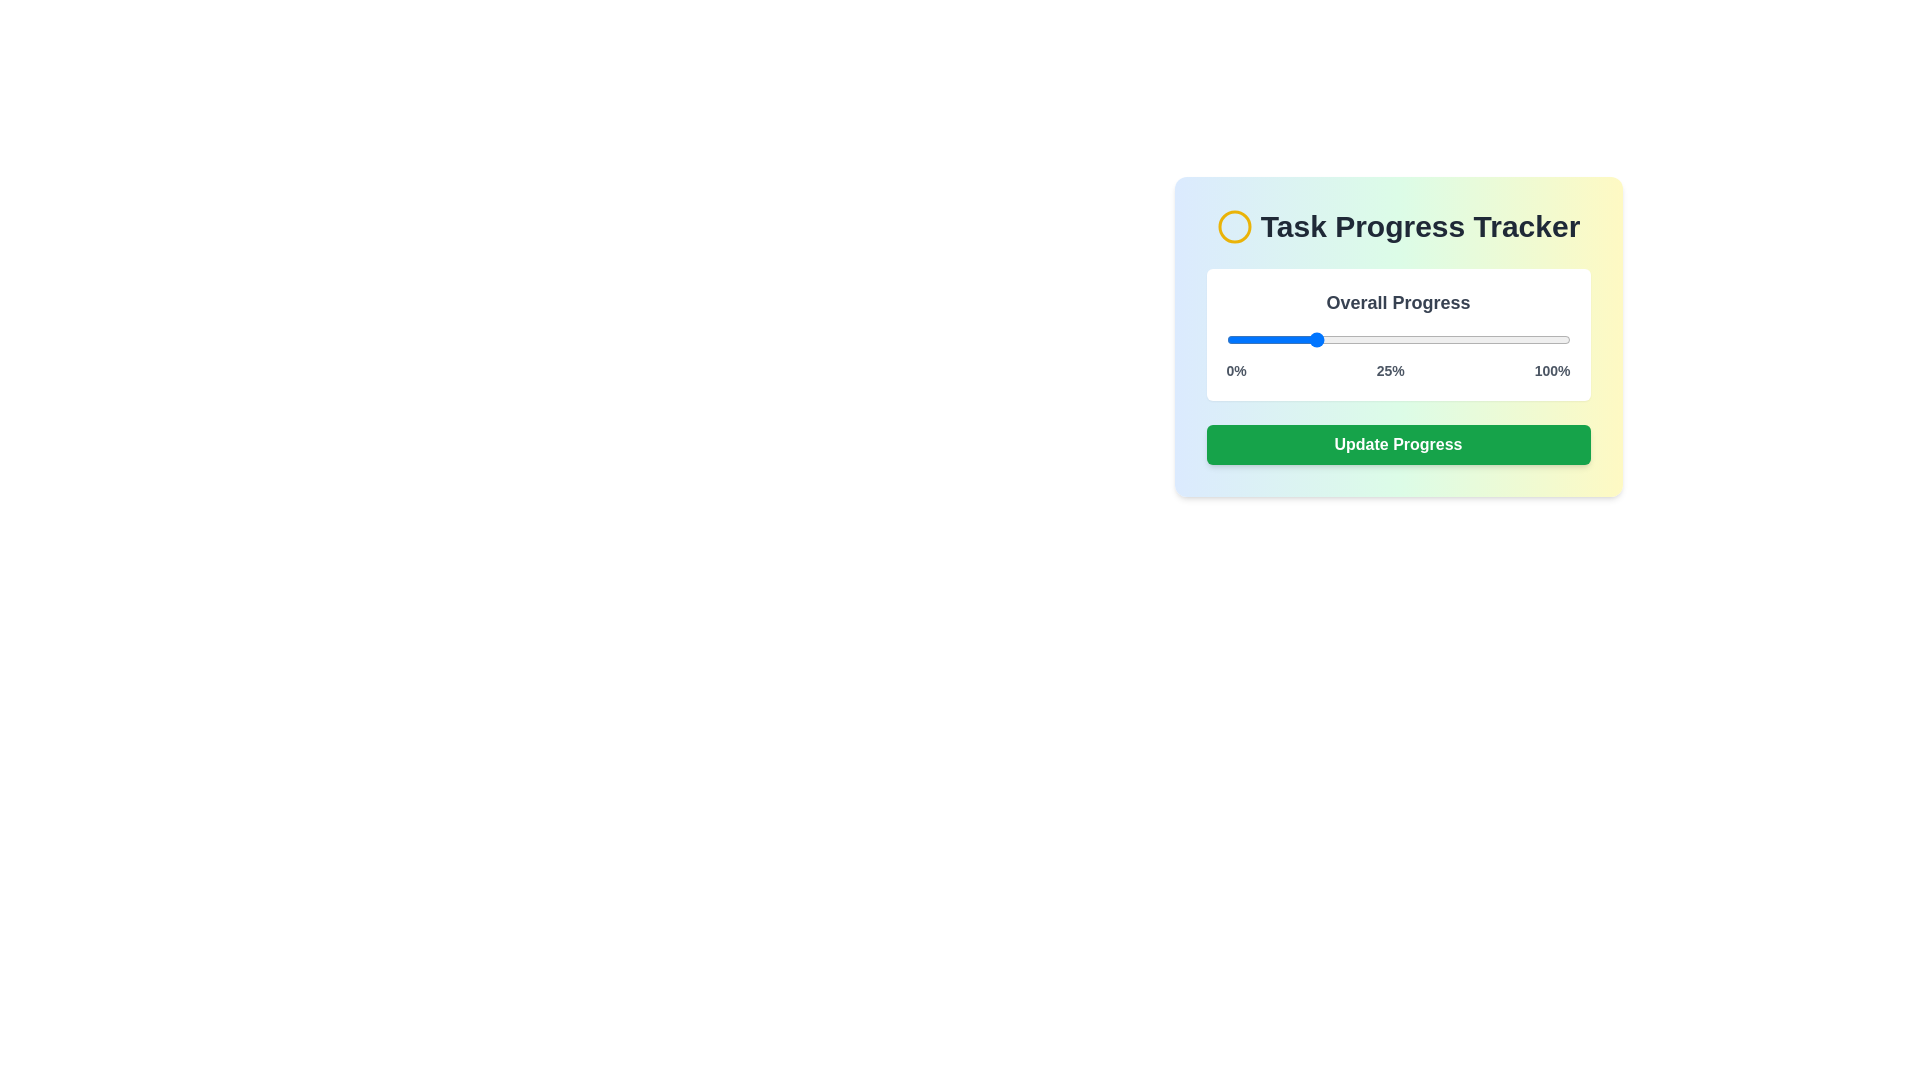  Describe the element at coordinates (1397, 443) in the screenshot. I see `'Update Progress' button` at that location.